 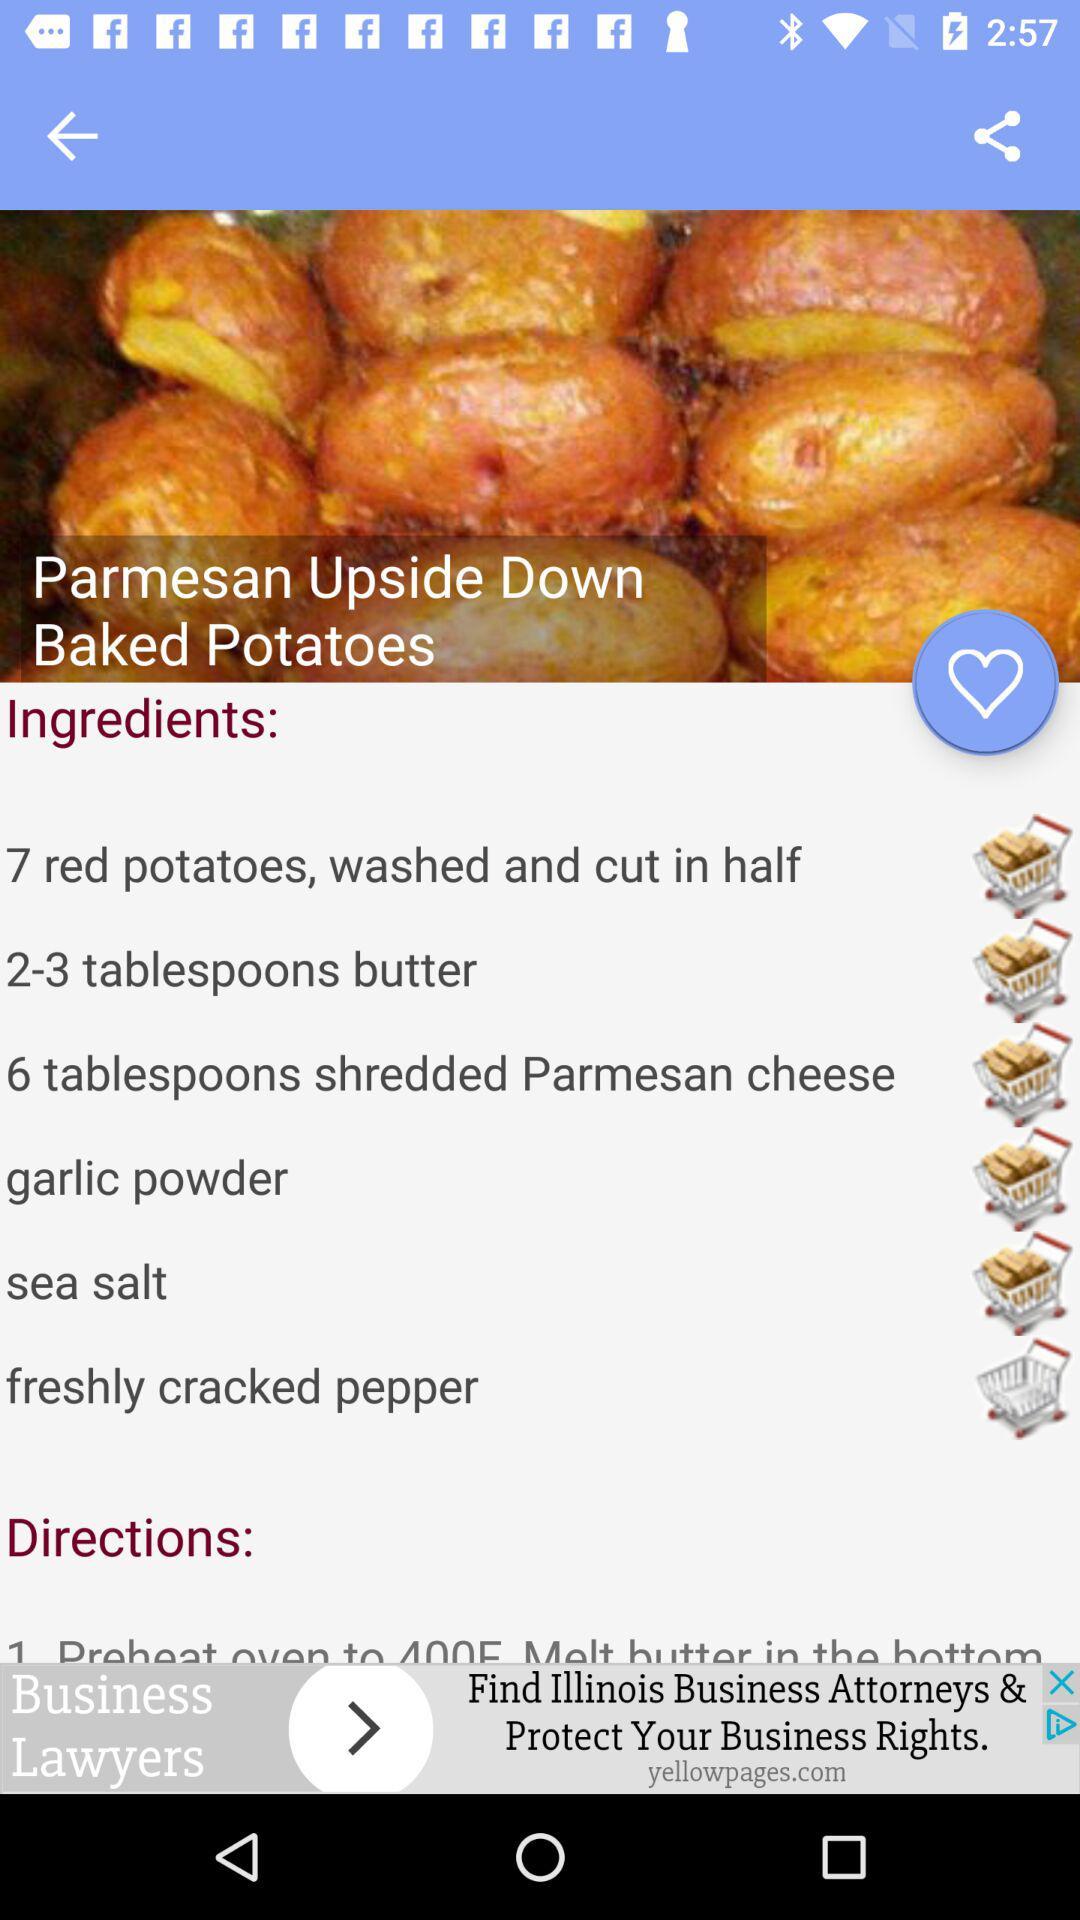 What do you see at coordinates (997, 135) in the screenshot?
I see `menu page` at bounding box center [997, 135].